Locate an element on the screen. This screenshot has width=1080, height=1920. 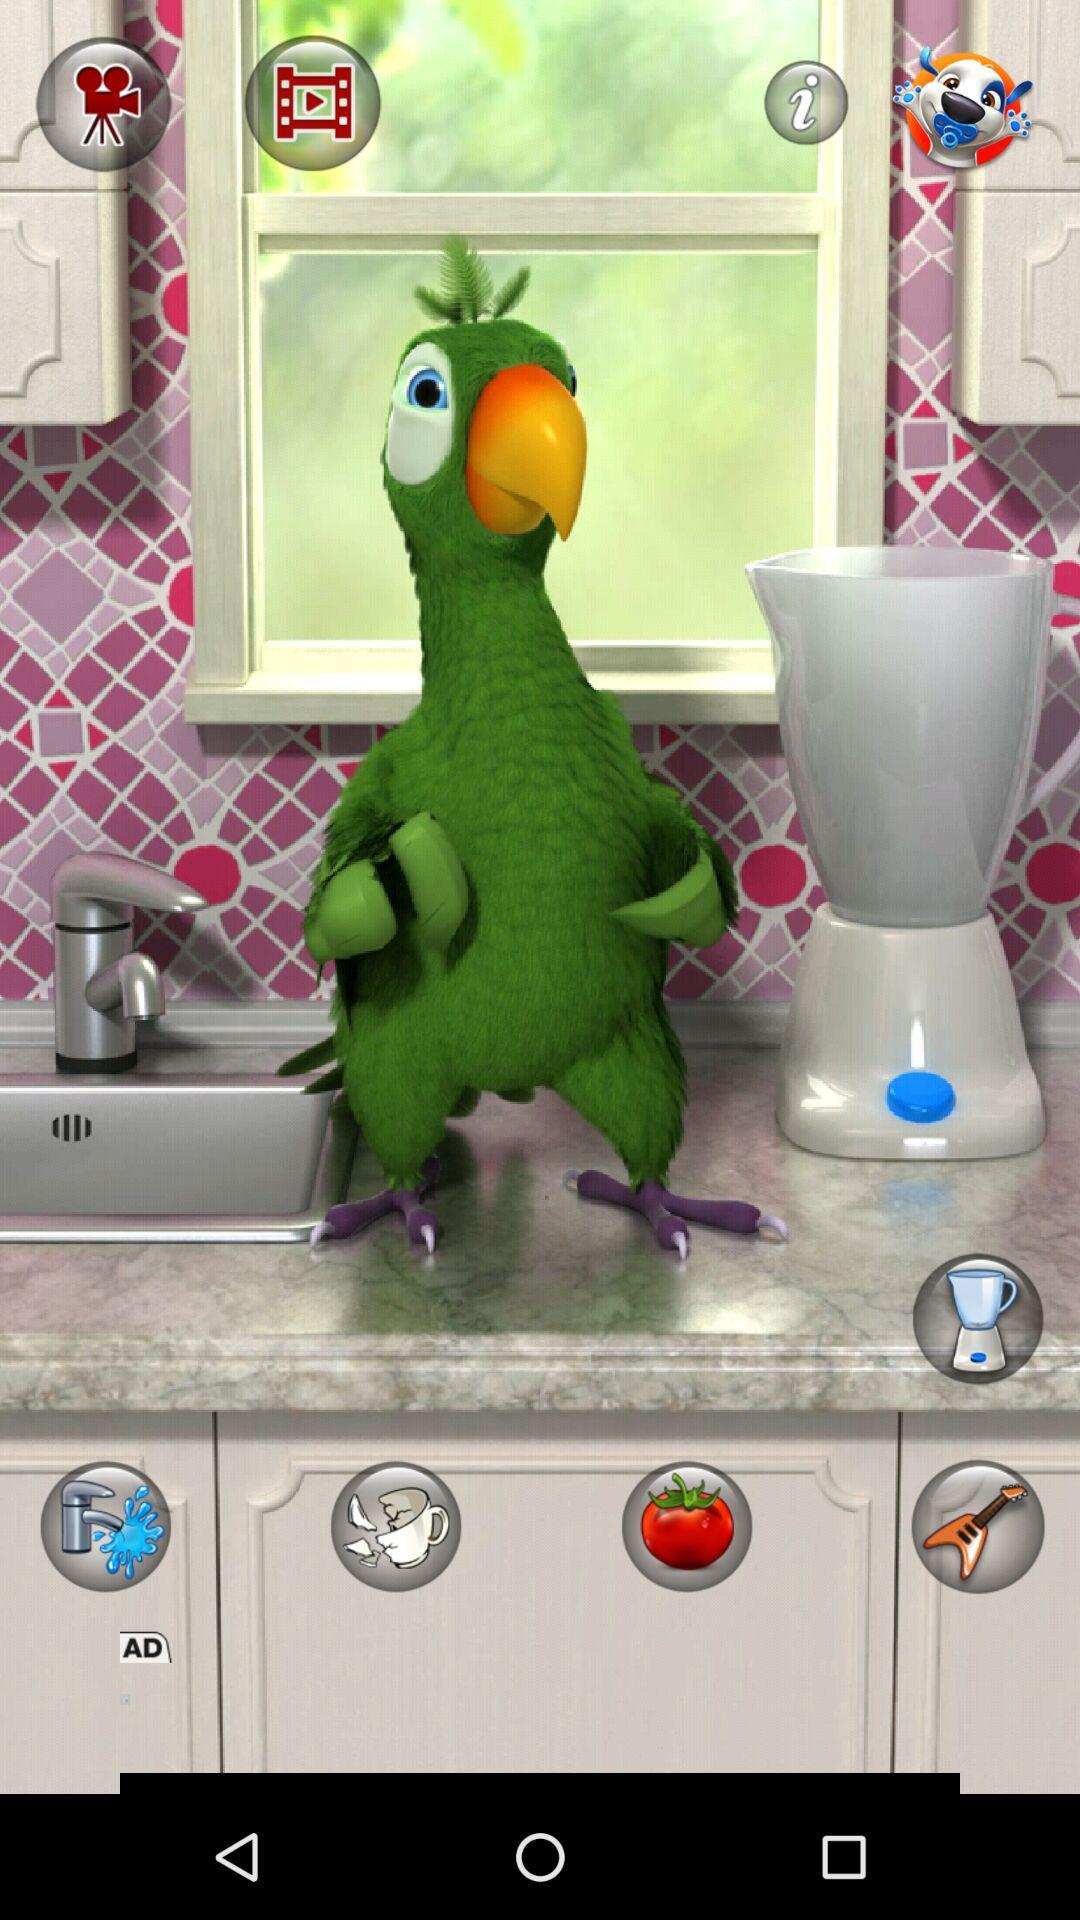
click advertisement is located at coordinates (540, 1727).